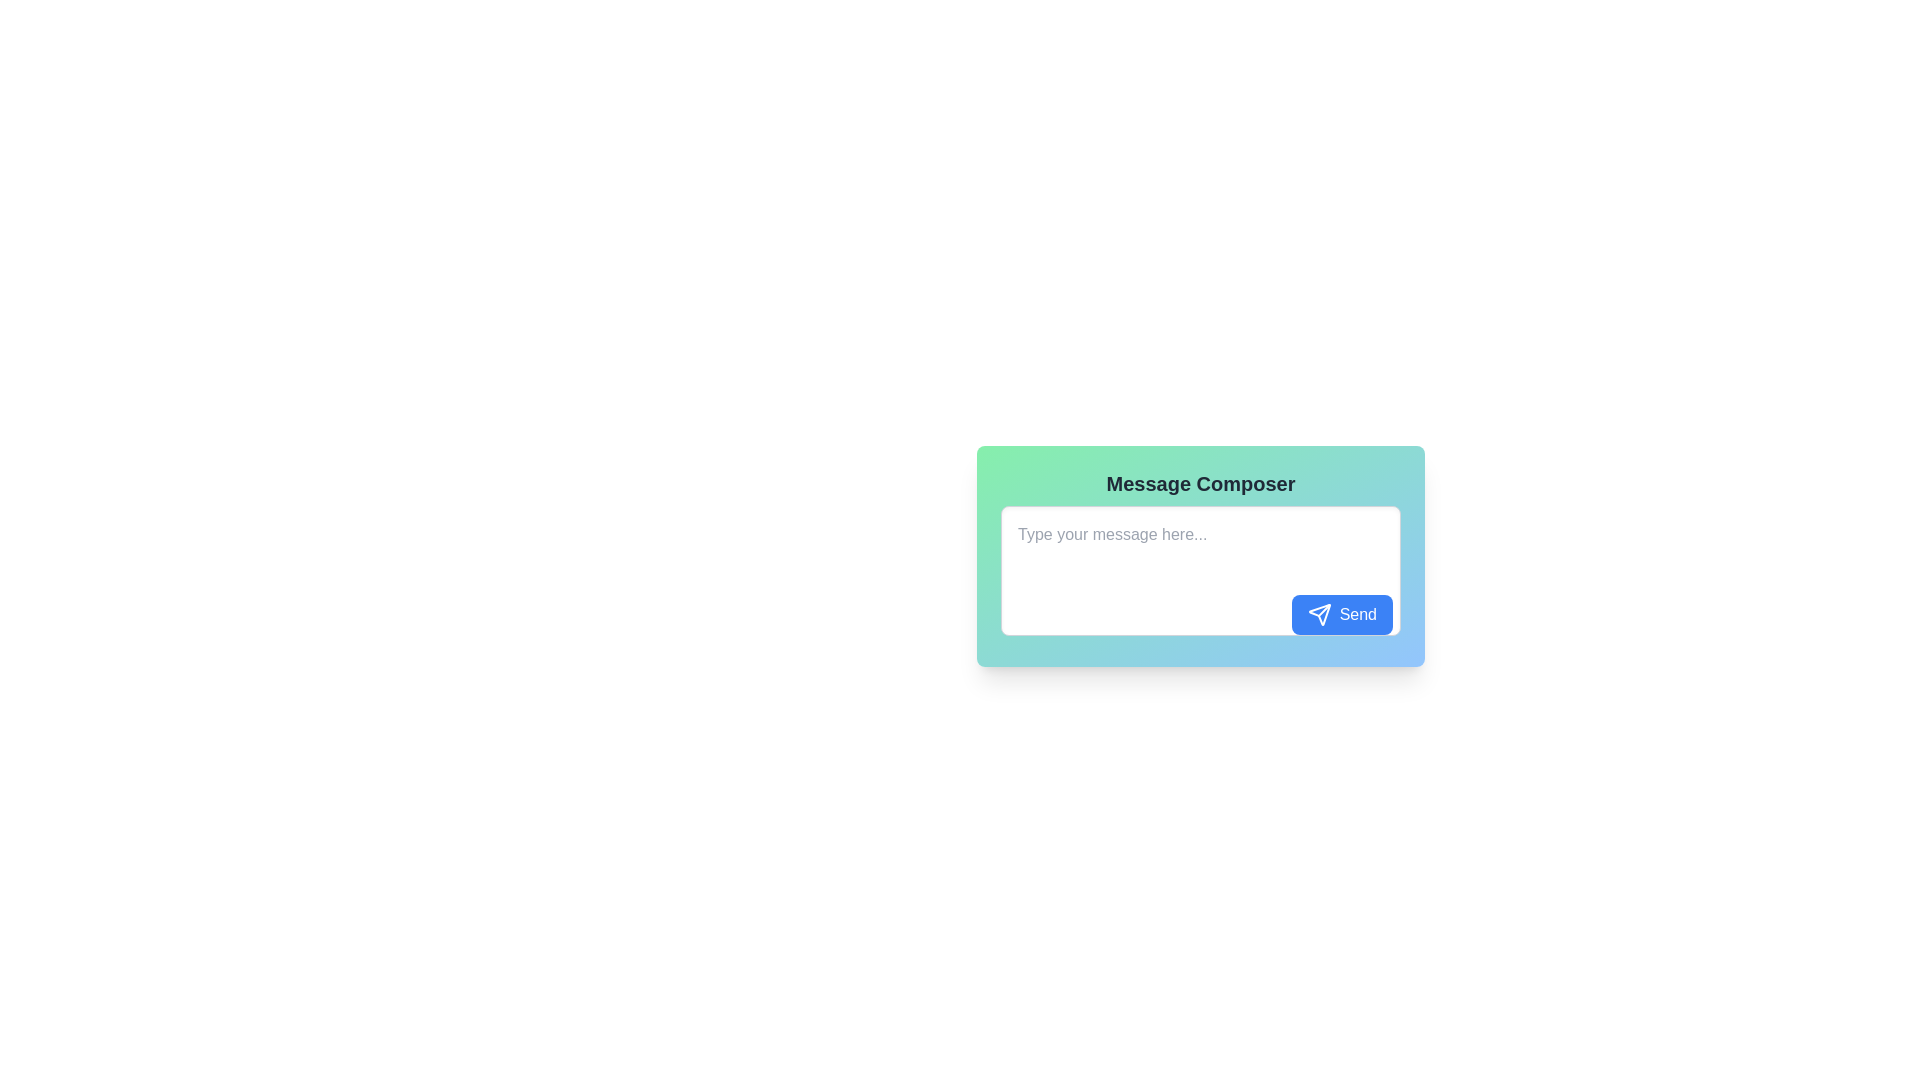  I want to click on the send button located in the bottom-right corner of the 'Message Composer' dialog box to potentially see visual feedback, so click(1342, 613).